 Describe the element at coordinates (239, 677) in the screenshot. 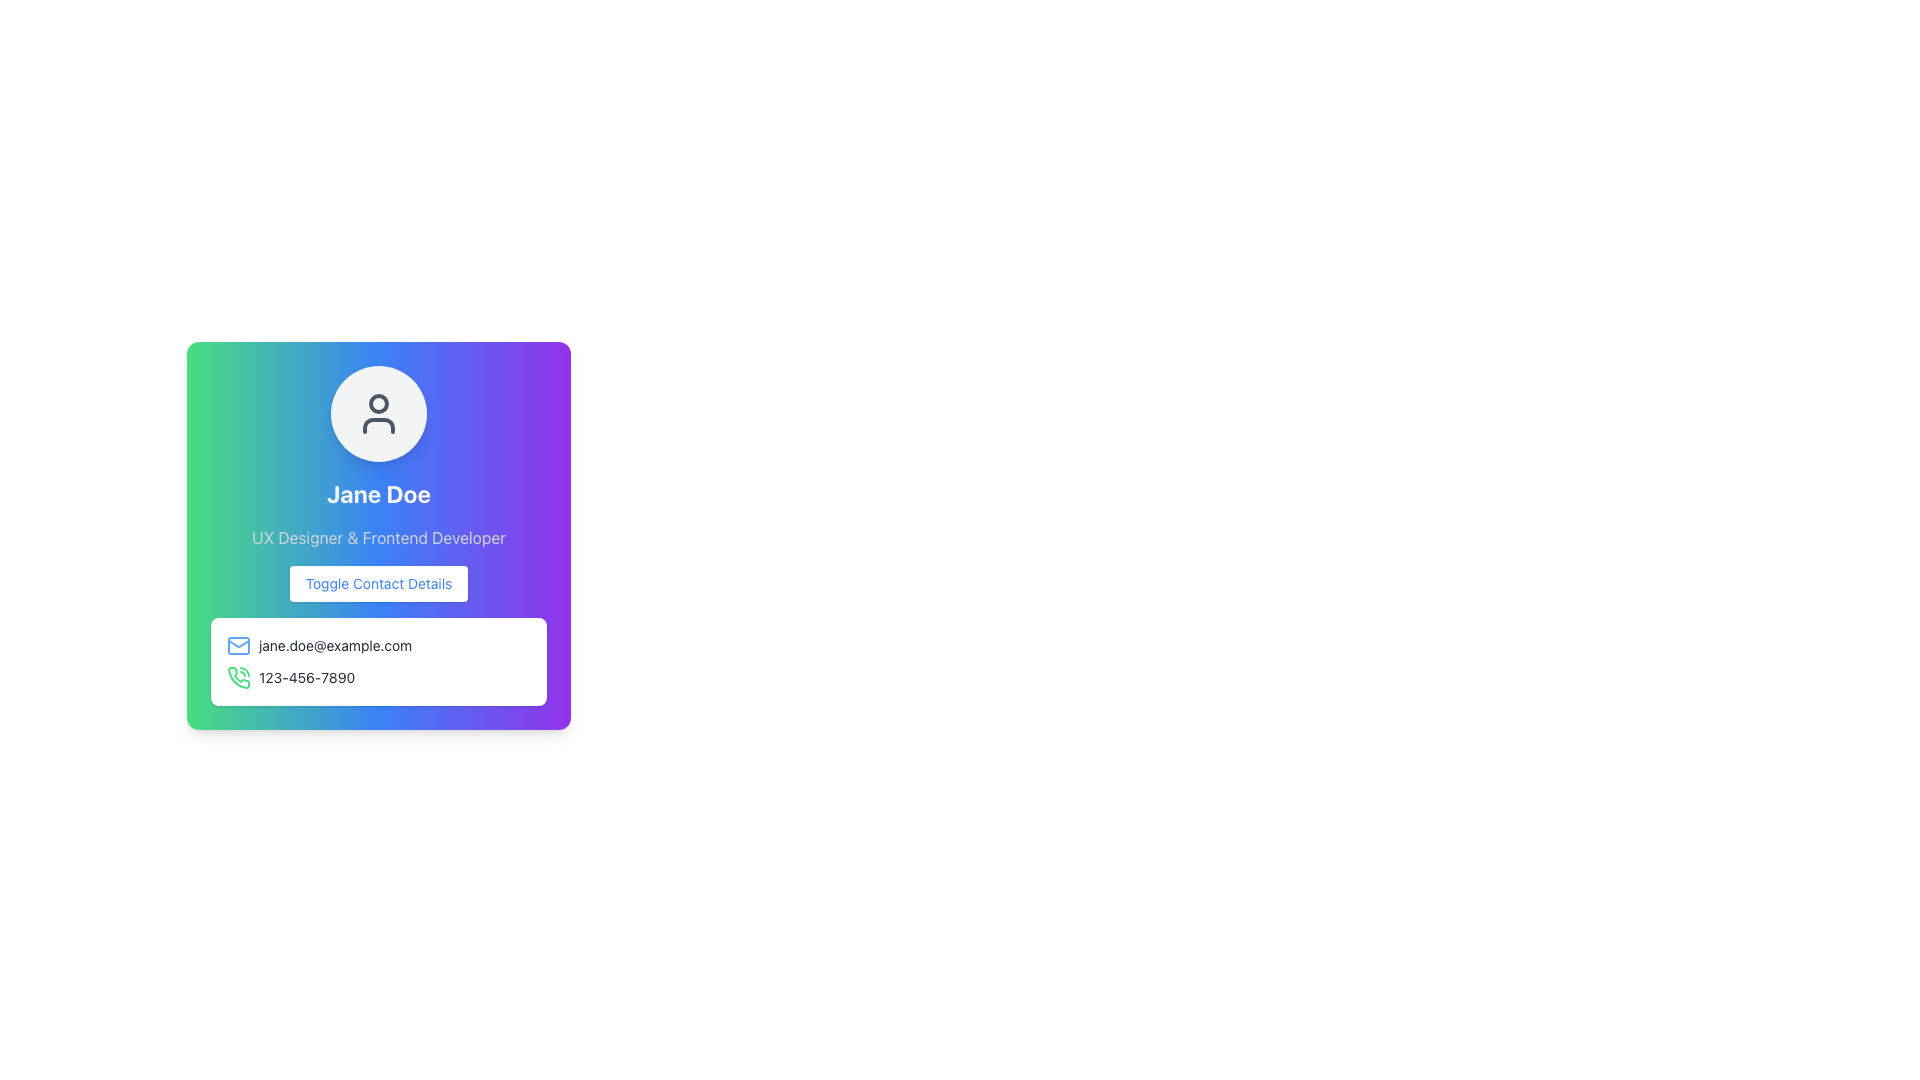

I see `the green phone call icon located to the left of the phone number display (123-456-7890) to initiate a phone call action` at that location.